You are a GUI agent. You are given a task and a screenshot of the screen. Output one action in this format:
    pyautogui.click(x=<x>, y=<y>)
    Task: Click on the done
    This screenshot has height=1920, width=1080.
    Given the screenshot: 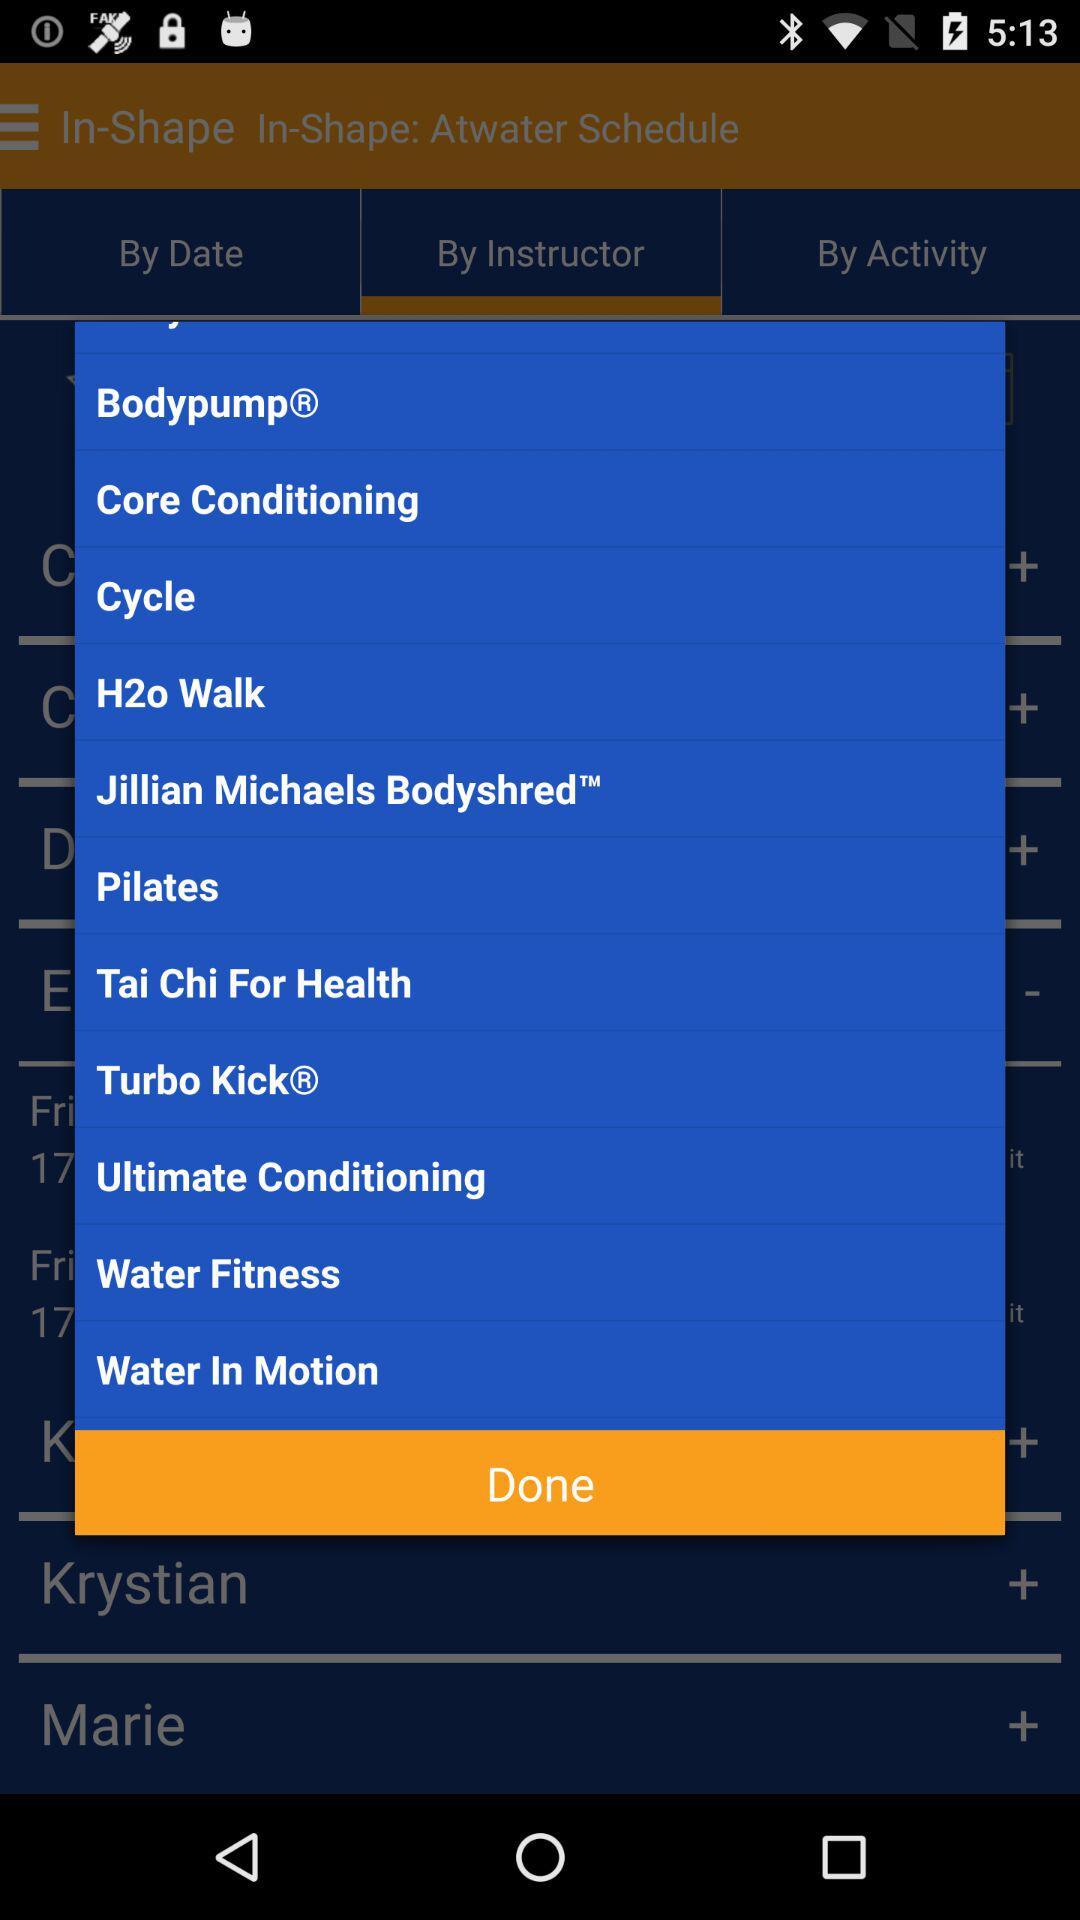 What is the action you would take?
    pyautogui.click(x=540, y=1482)
    